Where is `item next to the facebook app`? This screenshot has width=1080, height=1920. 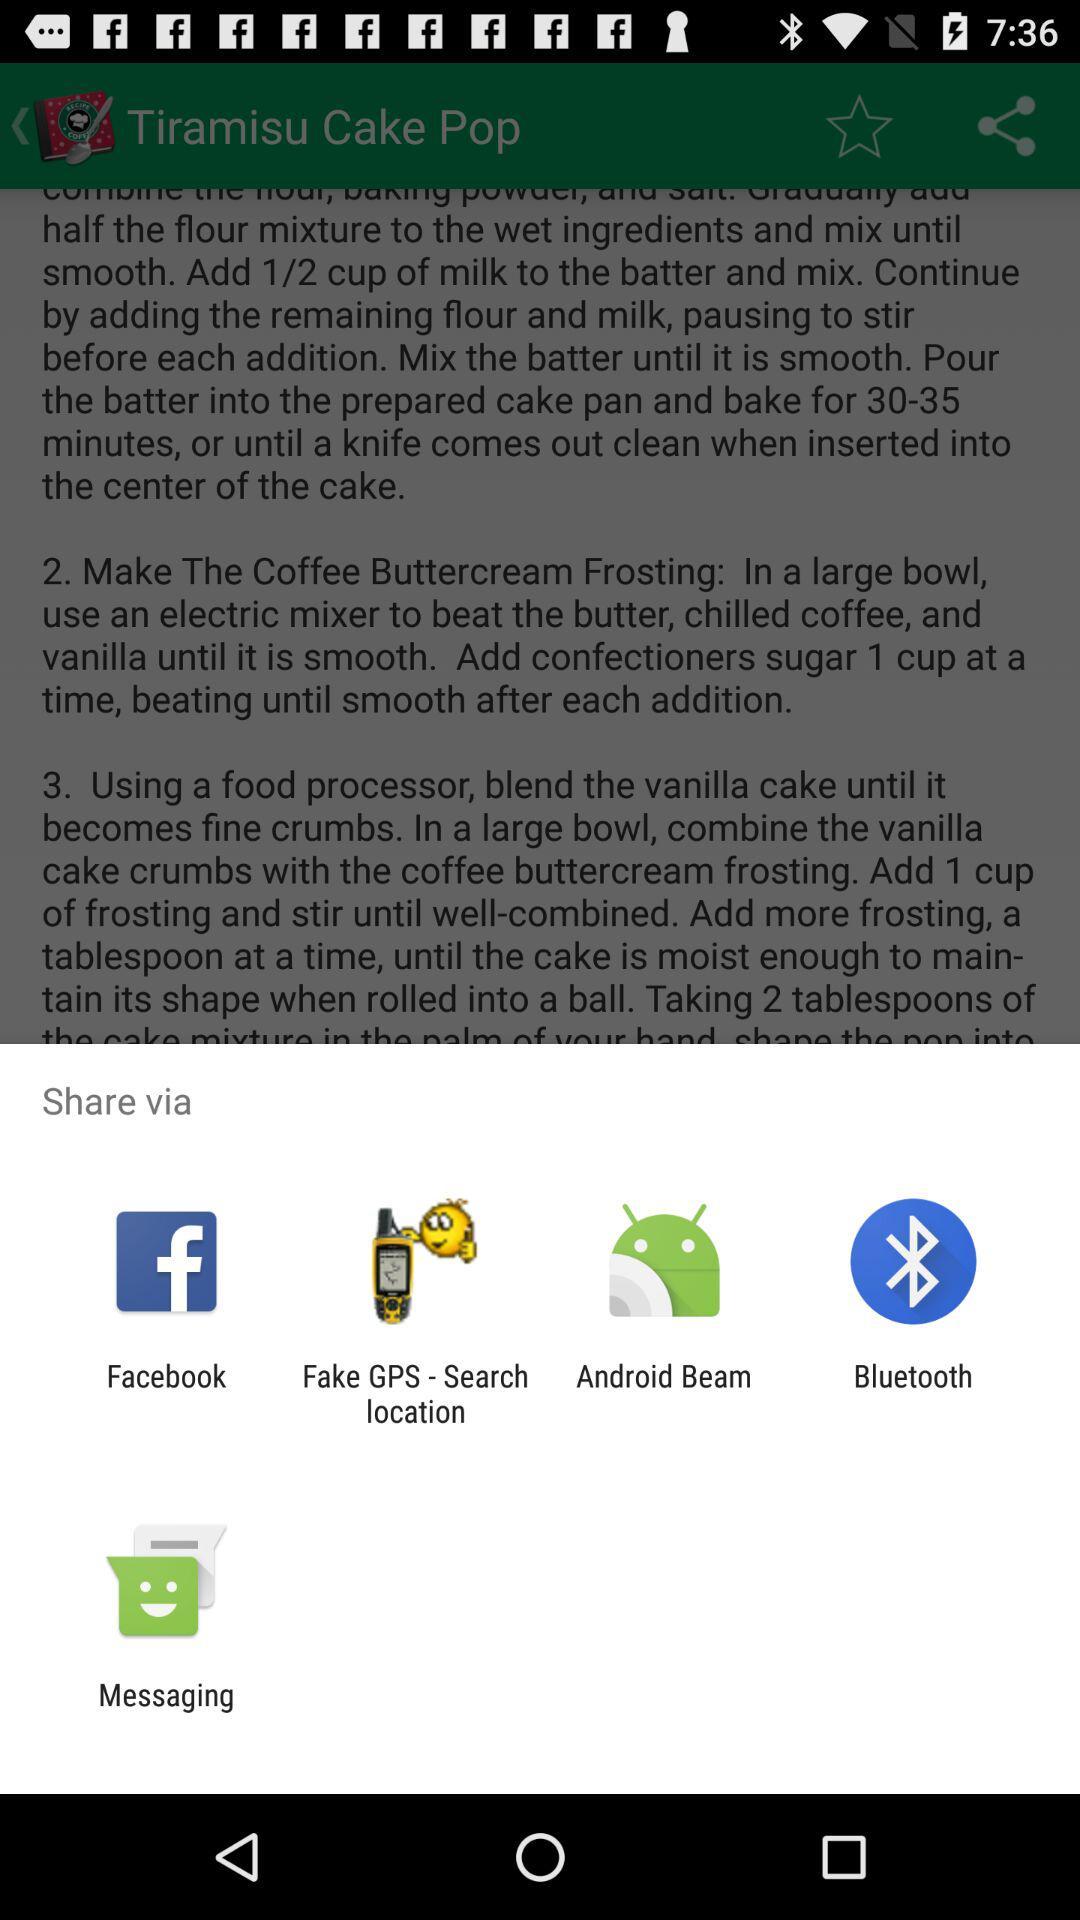
item next to the facebook app is located at coordinates (414, 1392).